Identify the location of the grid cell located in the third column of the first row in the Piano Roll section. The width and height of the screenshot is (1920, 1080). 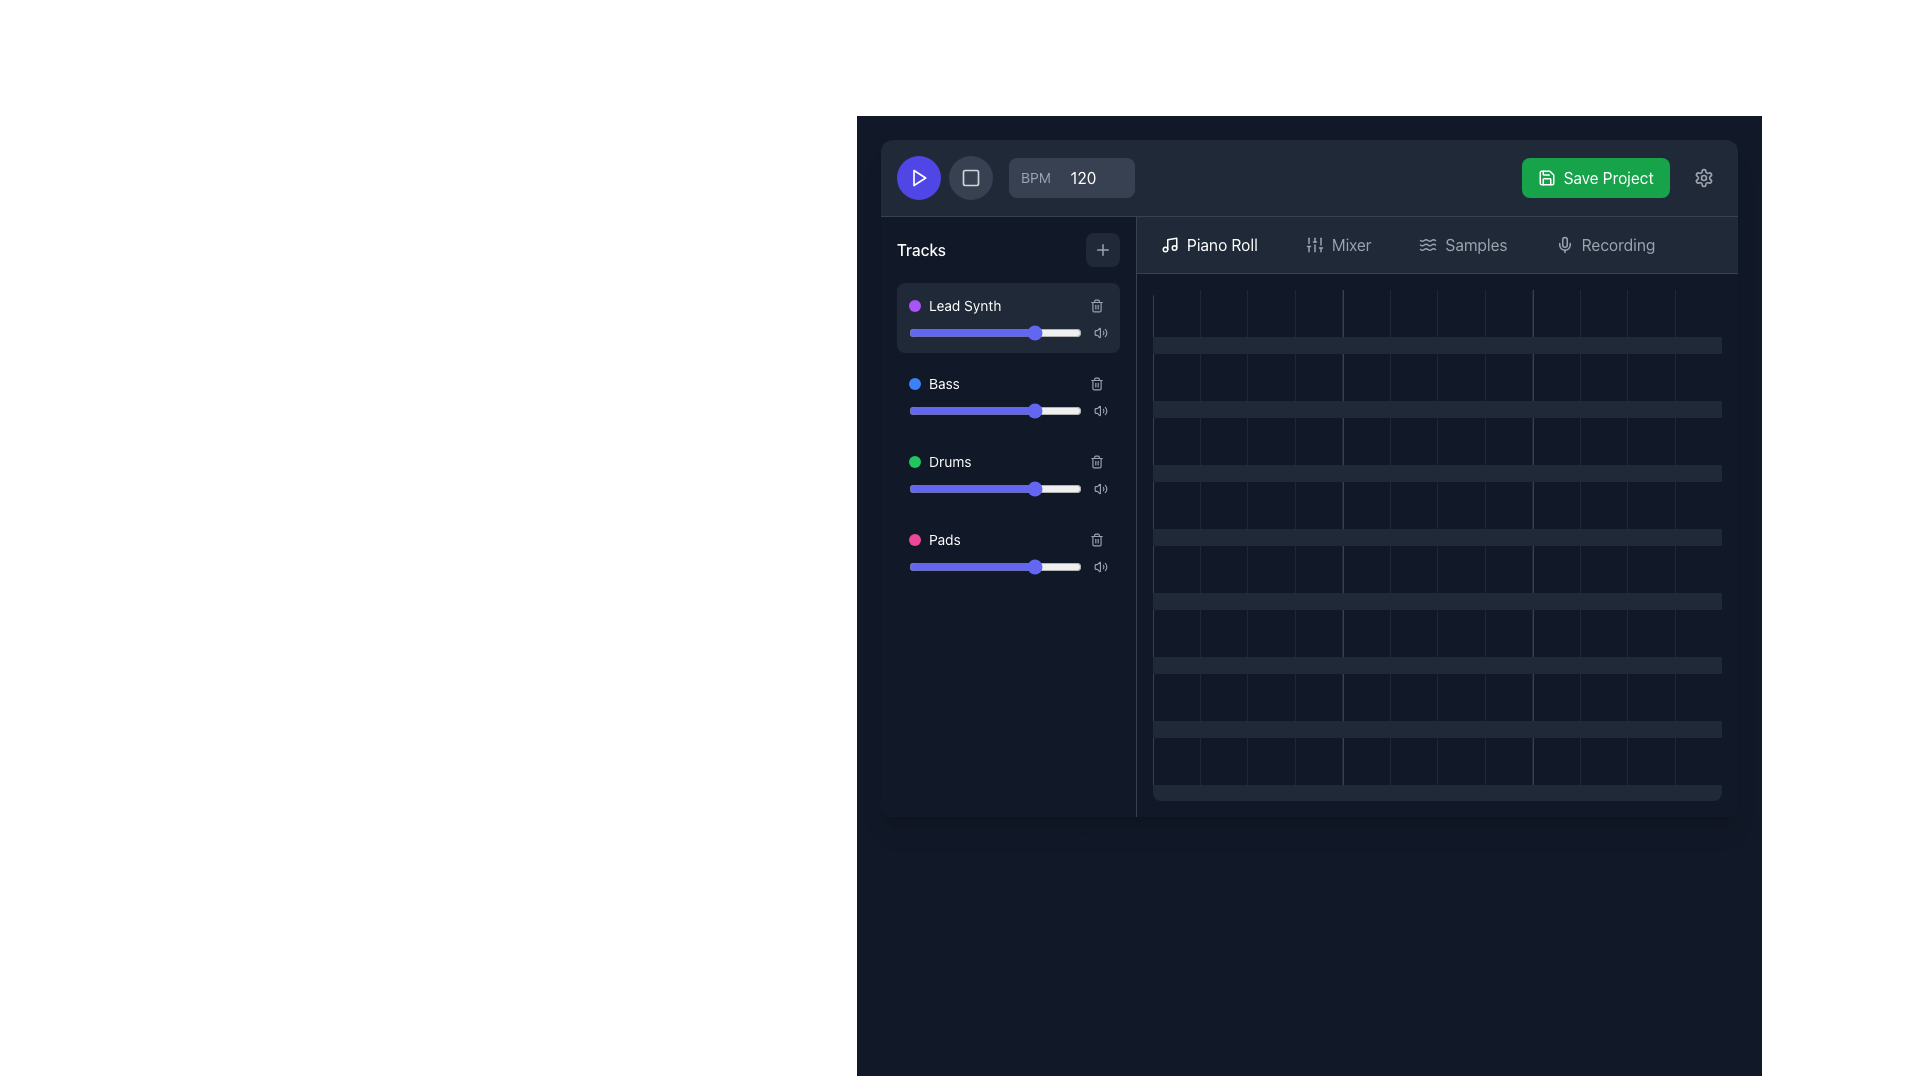
(1270, 313).